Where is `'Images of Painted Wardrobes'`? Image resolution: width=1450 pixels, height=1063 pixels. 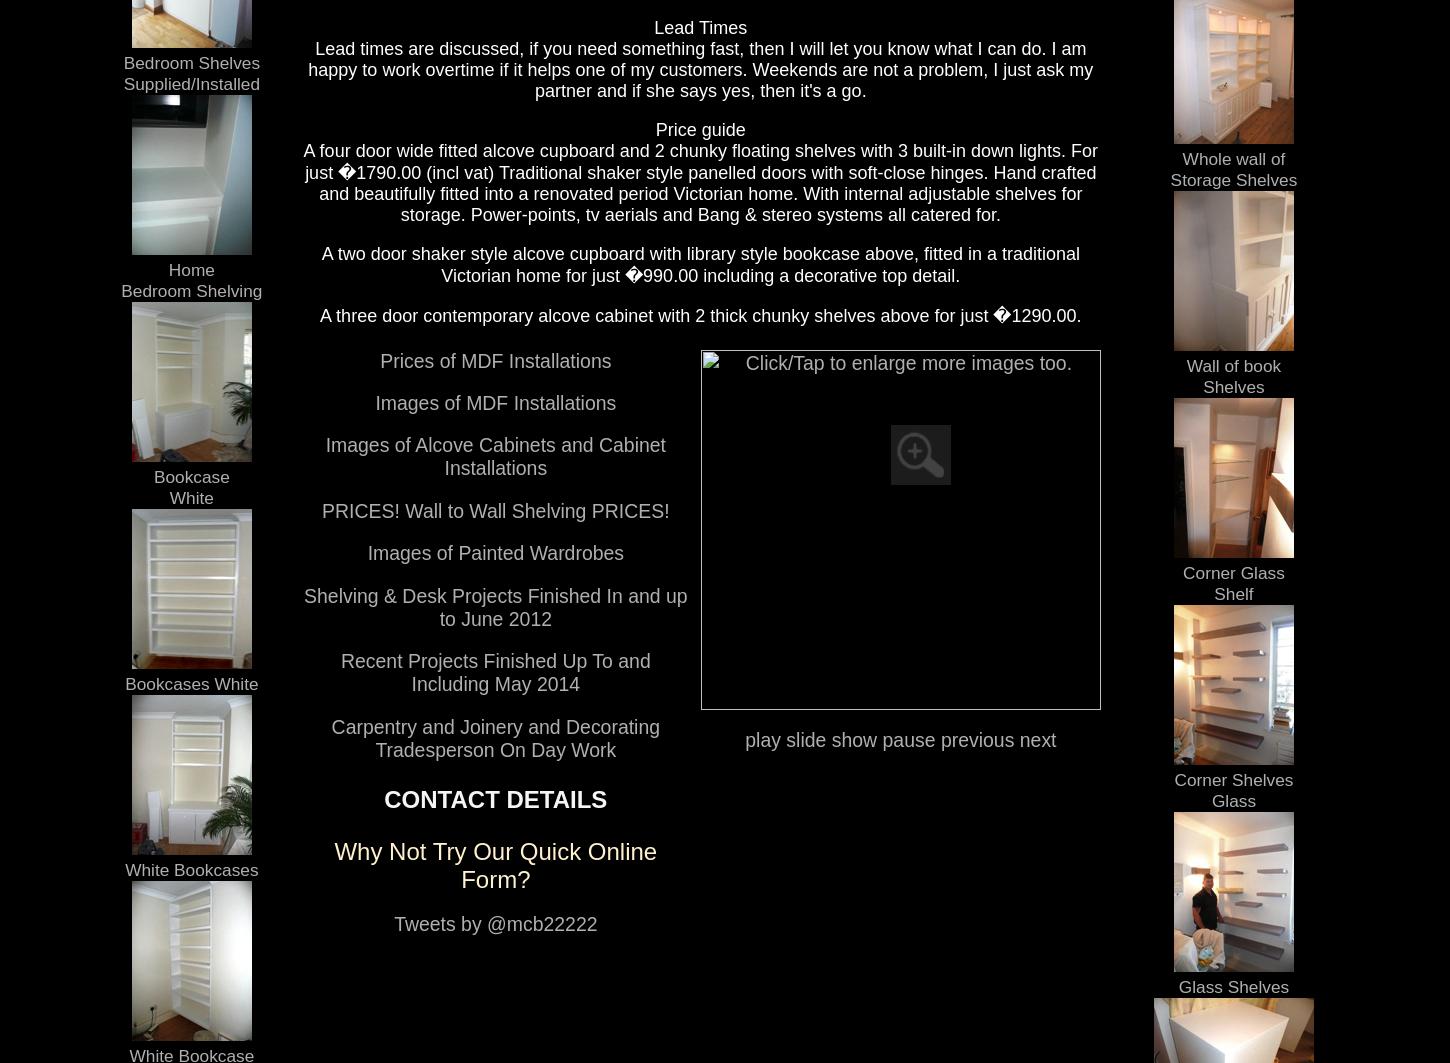 'Images of Painted Wardrobes' is located at coordinates (495, 551).